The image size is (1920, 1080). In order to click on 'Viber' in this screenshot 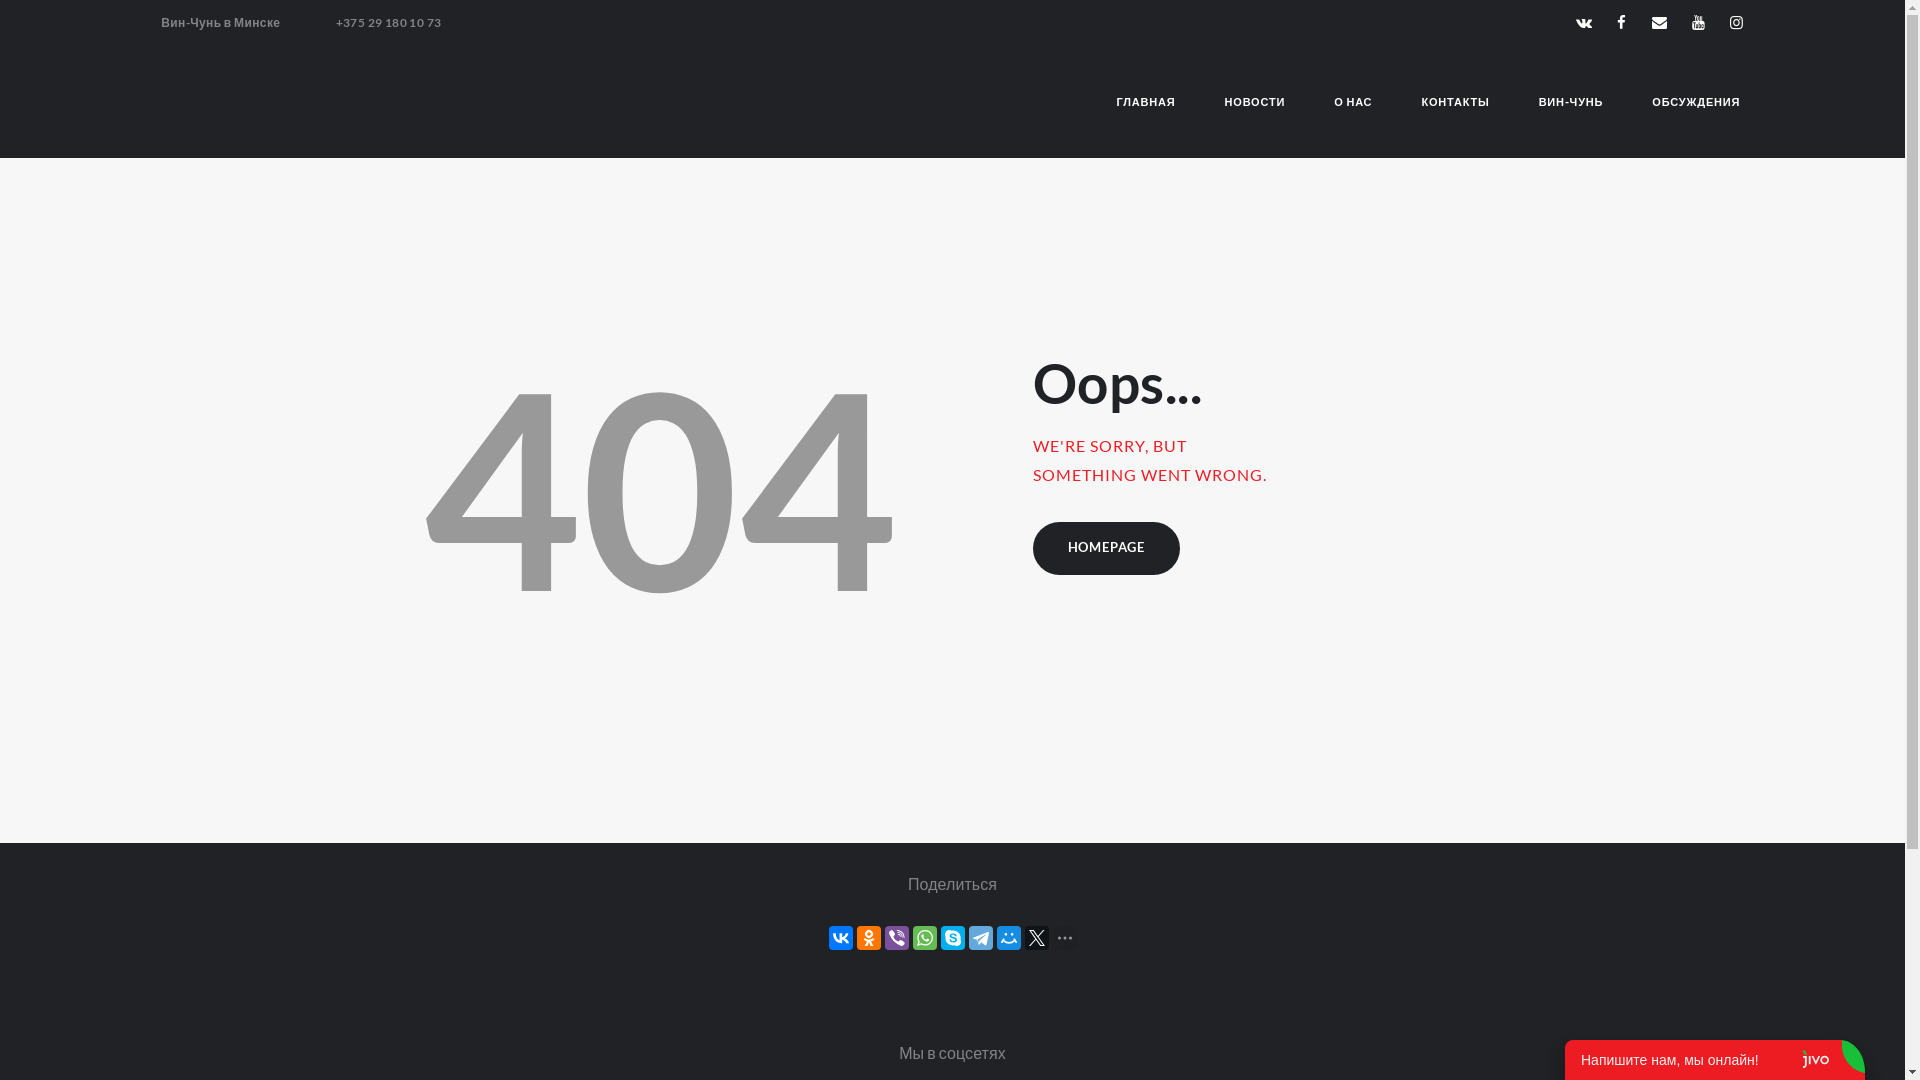, I will do `click(895, 937)`.